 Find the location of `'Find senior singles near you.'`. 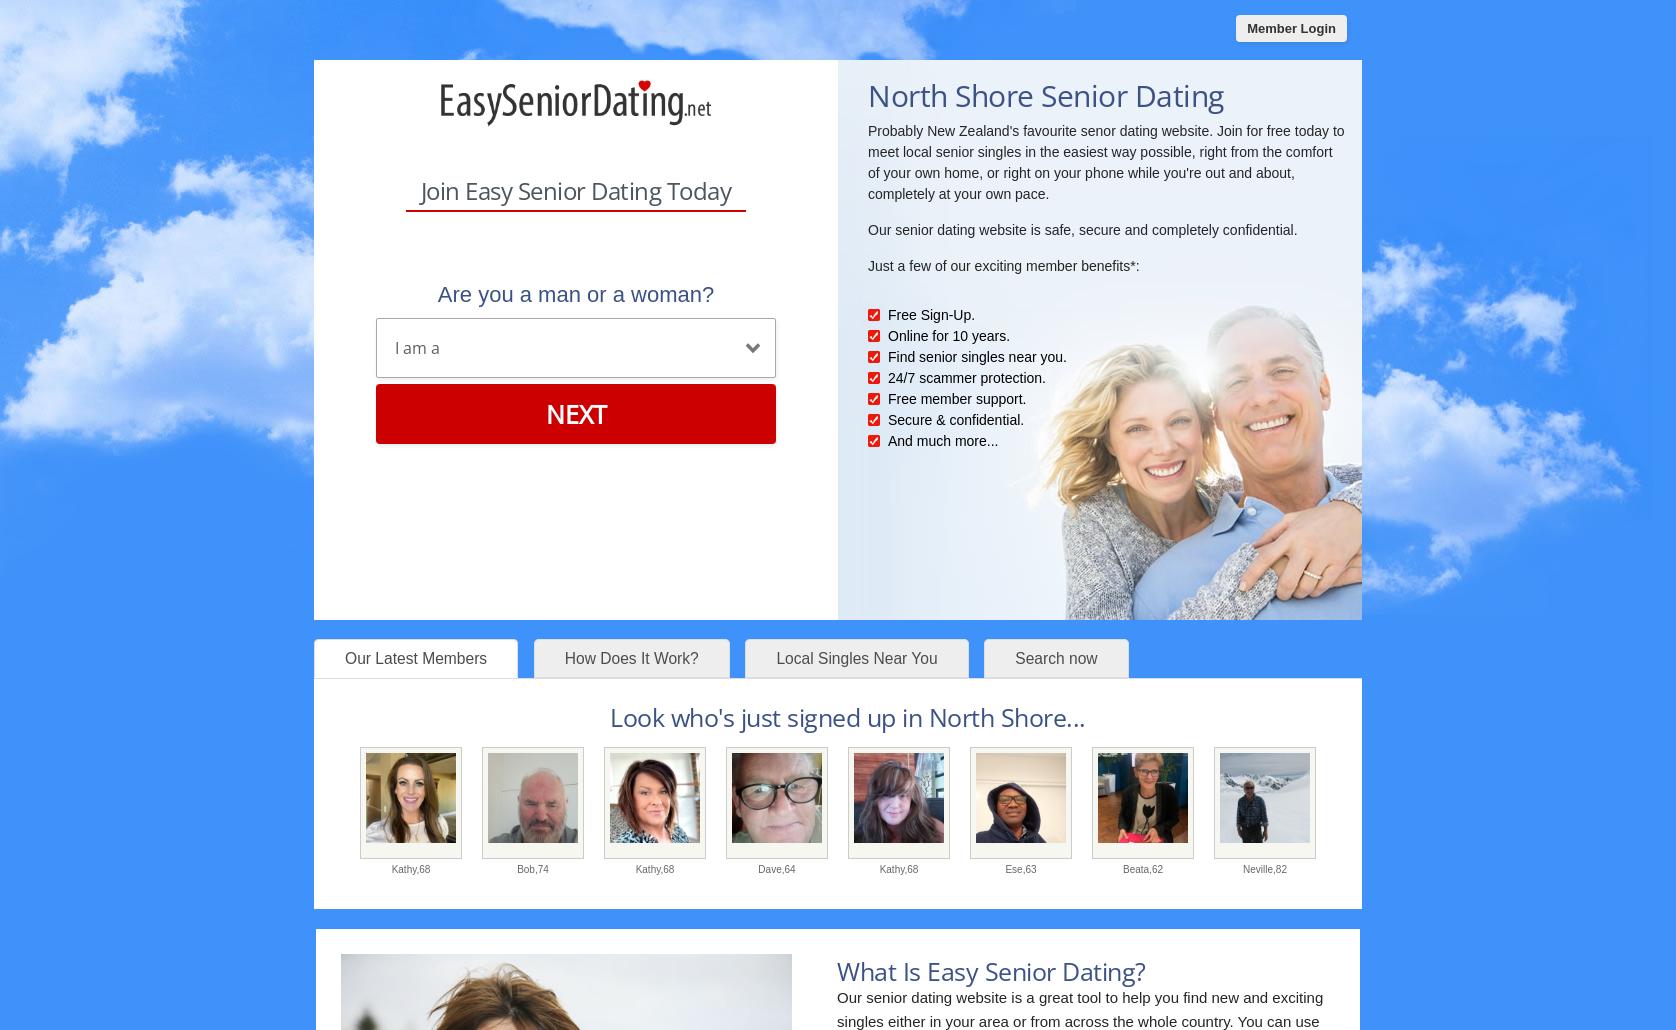

'Find senior singles near you.' is located at coordinates (977, 356).